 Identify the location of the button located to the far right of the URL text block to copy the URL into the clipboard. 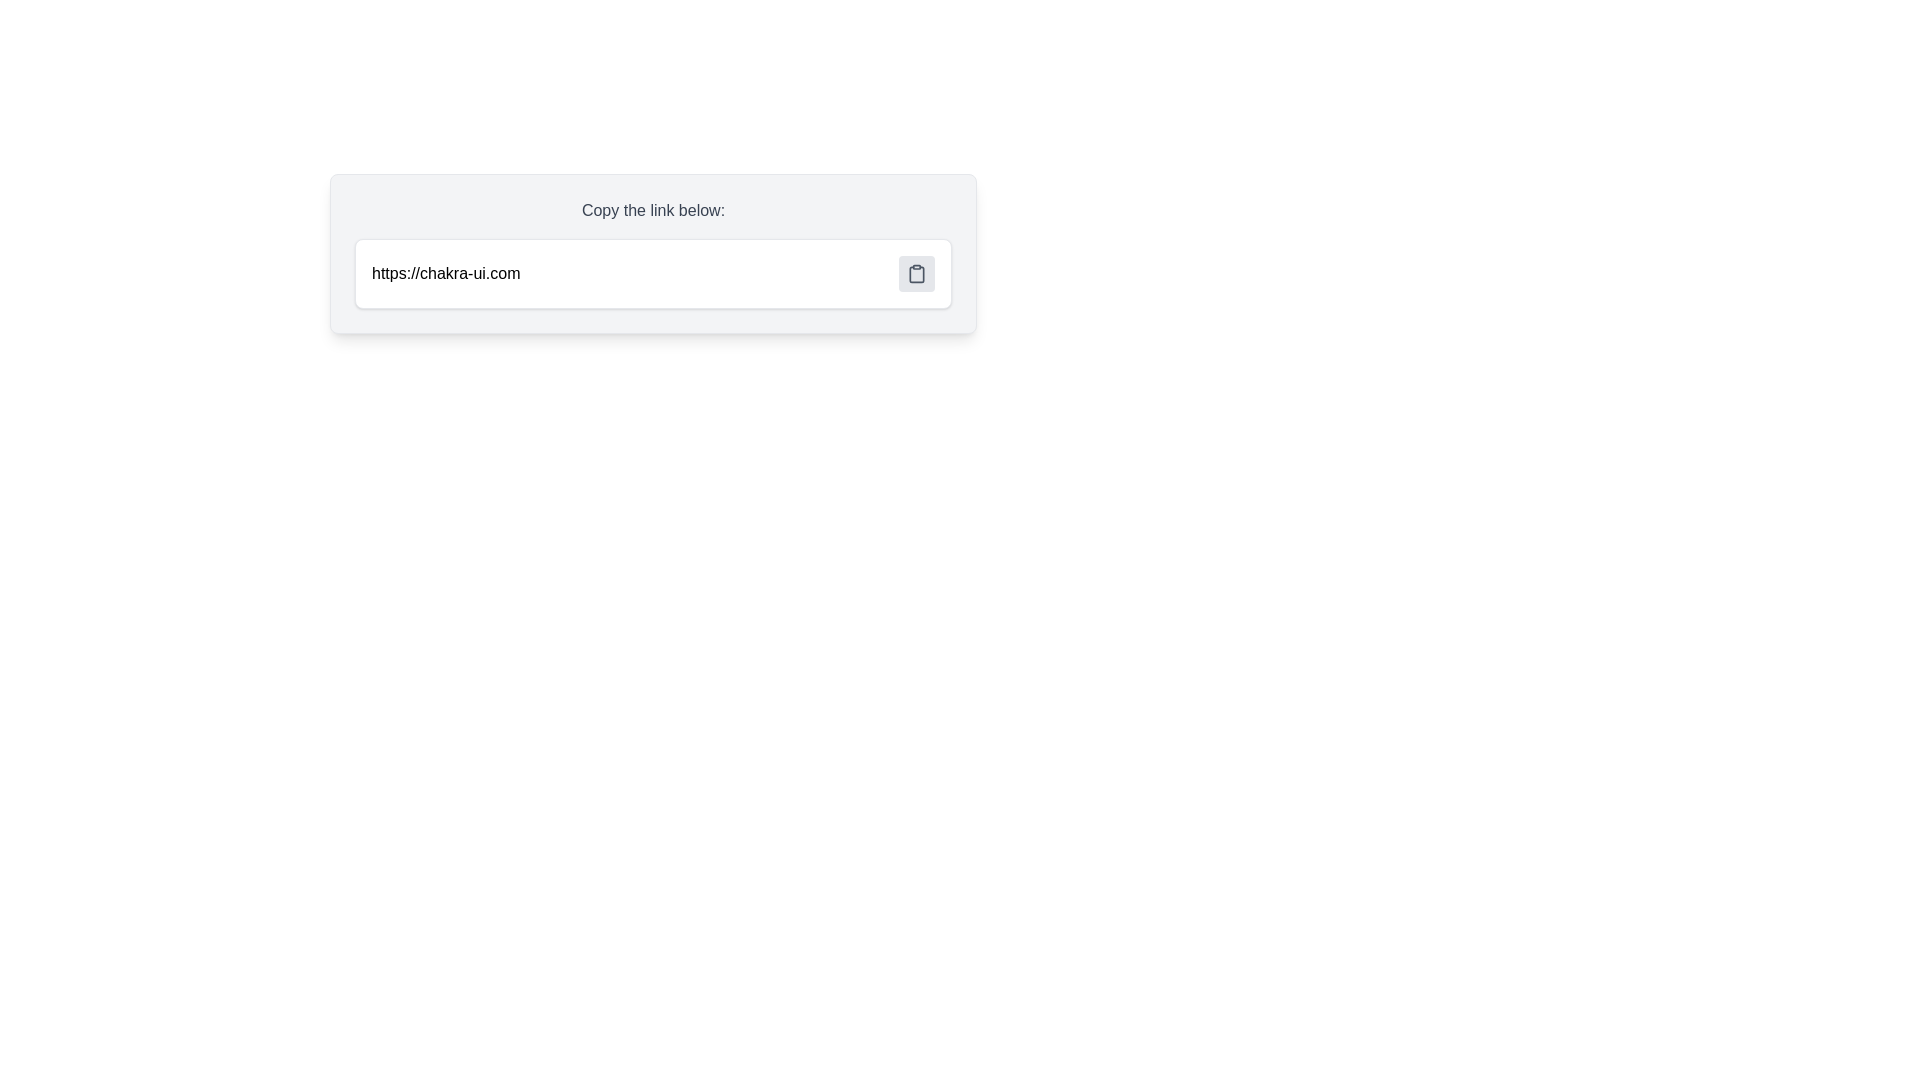
(915, 273).